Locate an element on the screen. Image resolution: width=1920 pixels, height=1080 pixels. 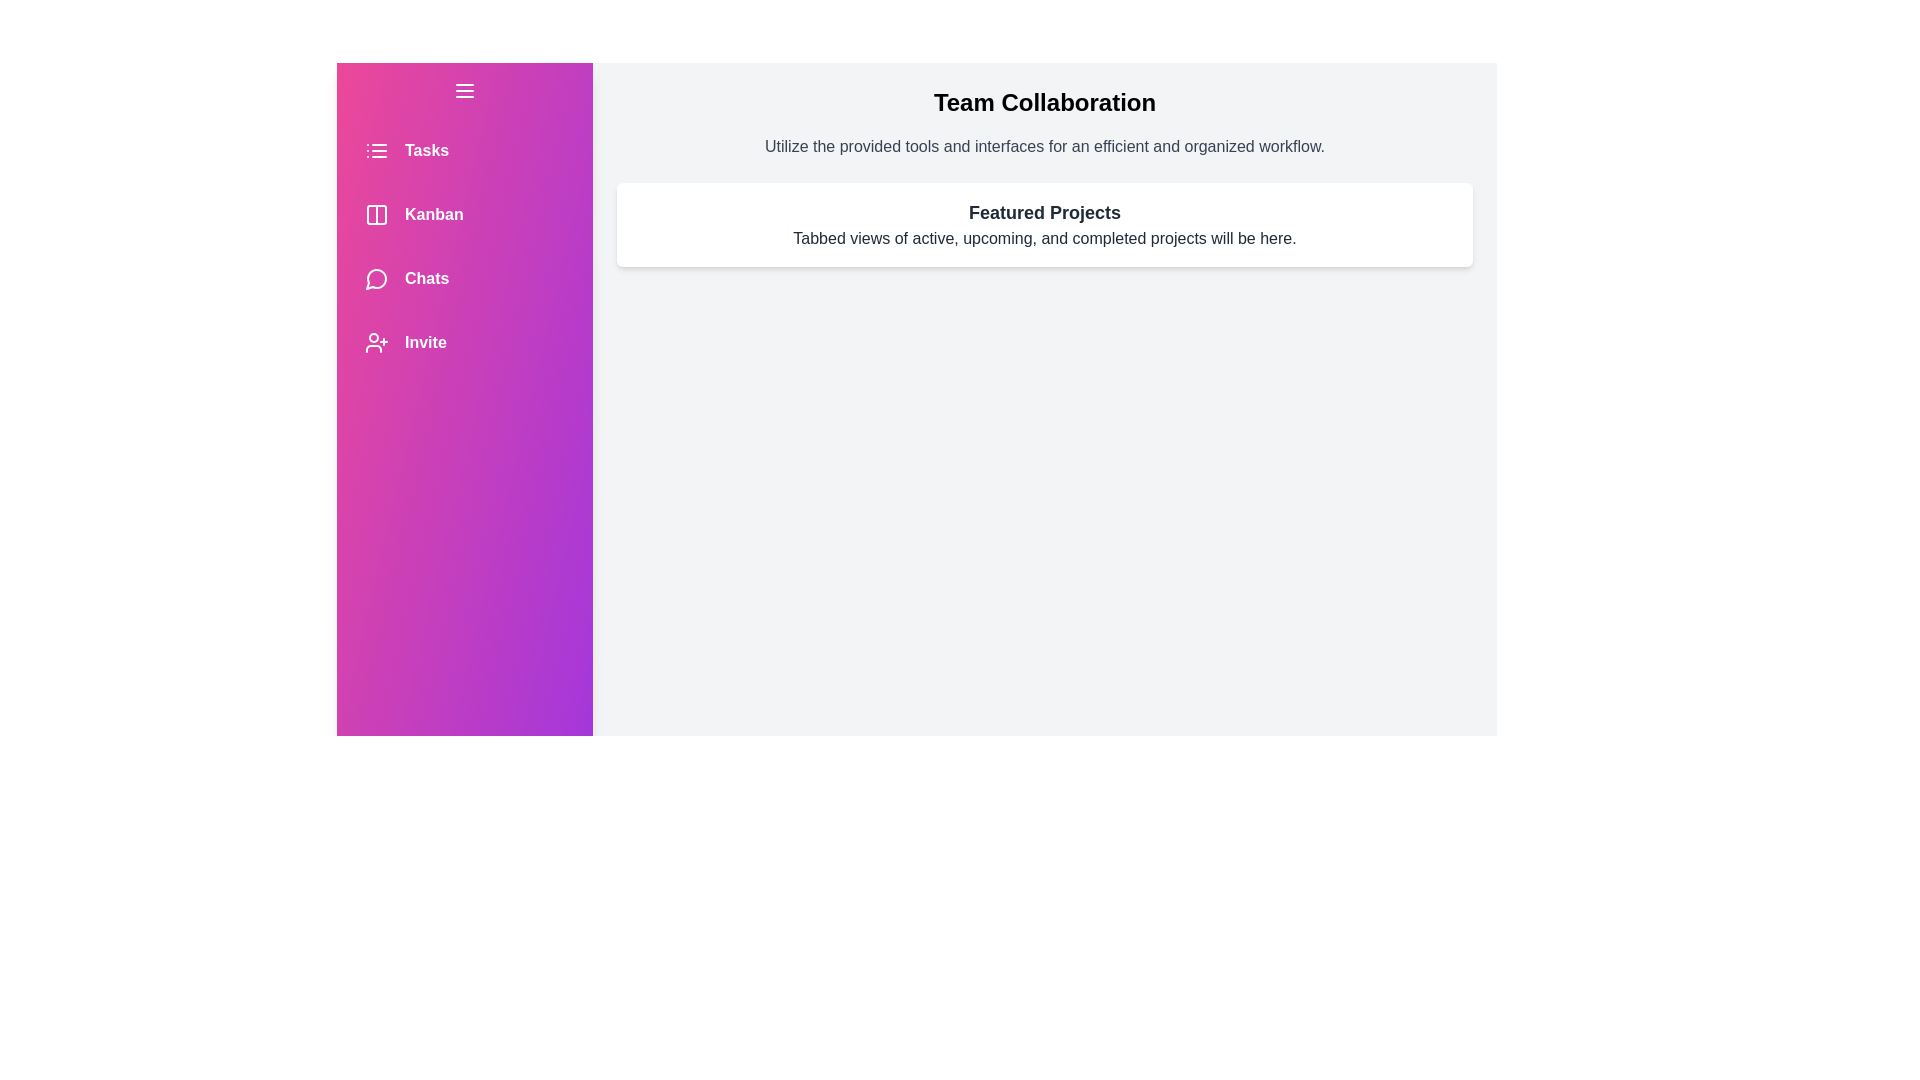
the navigation item Tasks to trigger its hover effect is located at coordinates (464, 149).